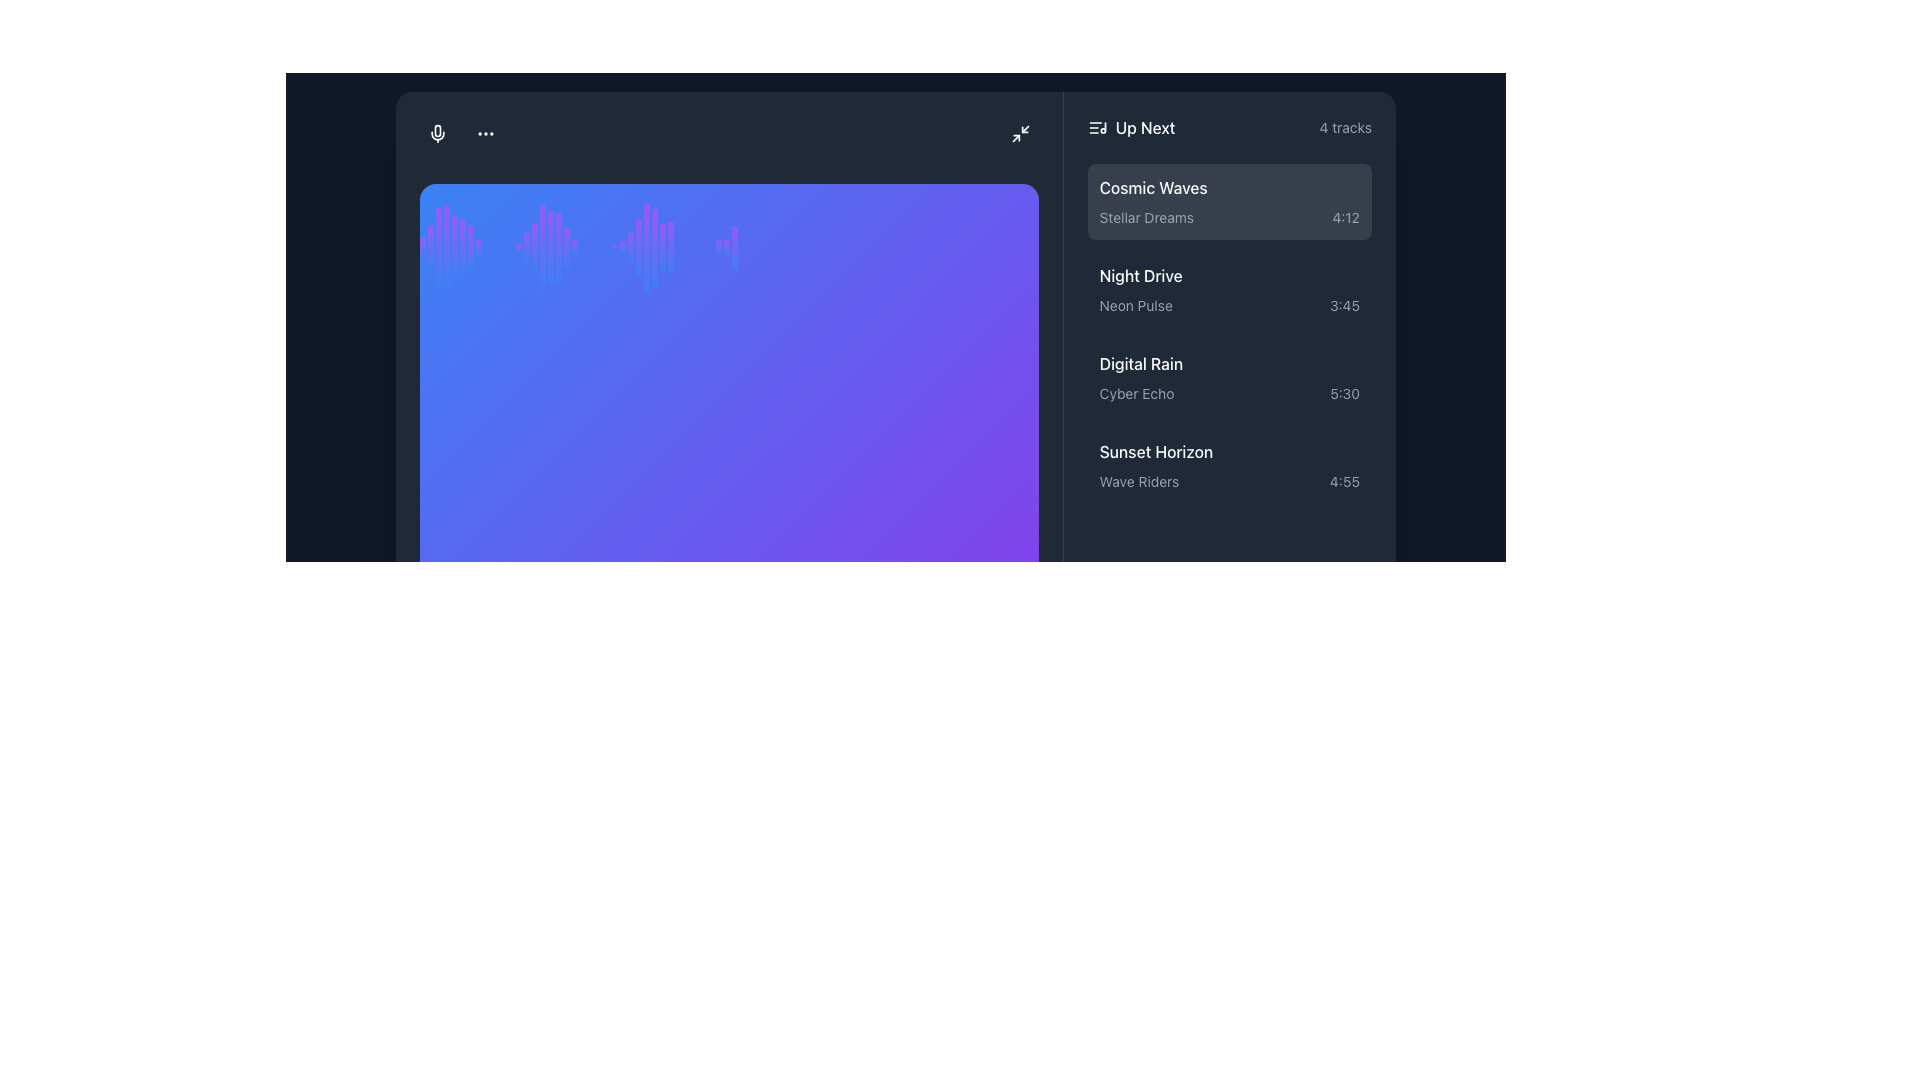 The height and width of the screenshot is (1080, 1920). Describe the element at coordinates (1345, 393) in the screenshot. I see `the duration text label for the track 'Digital Rain' located on the right side of the 'Digital Rain Cyber Echo' row in the 'Up Next' list` at that location.